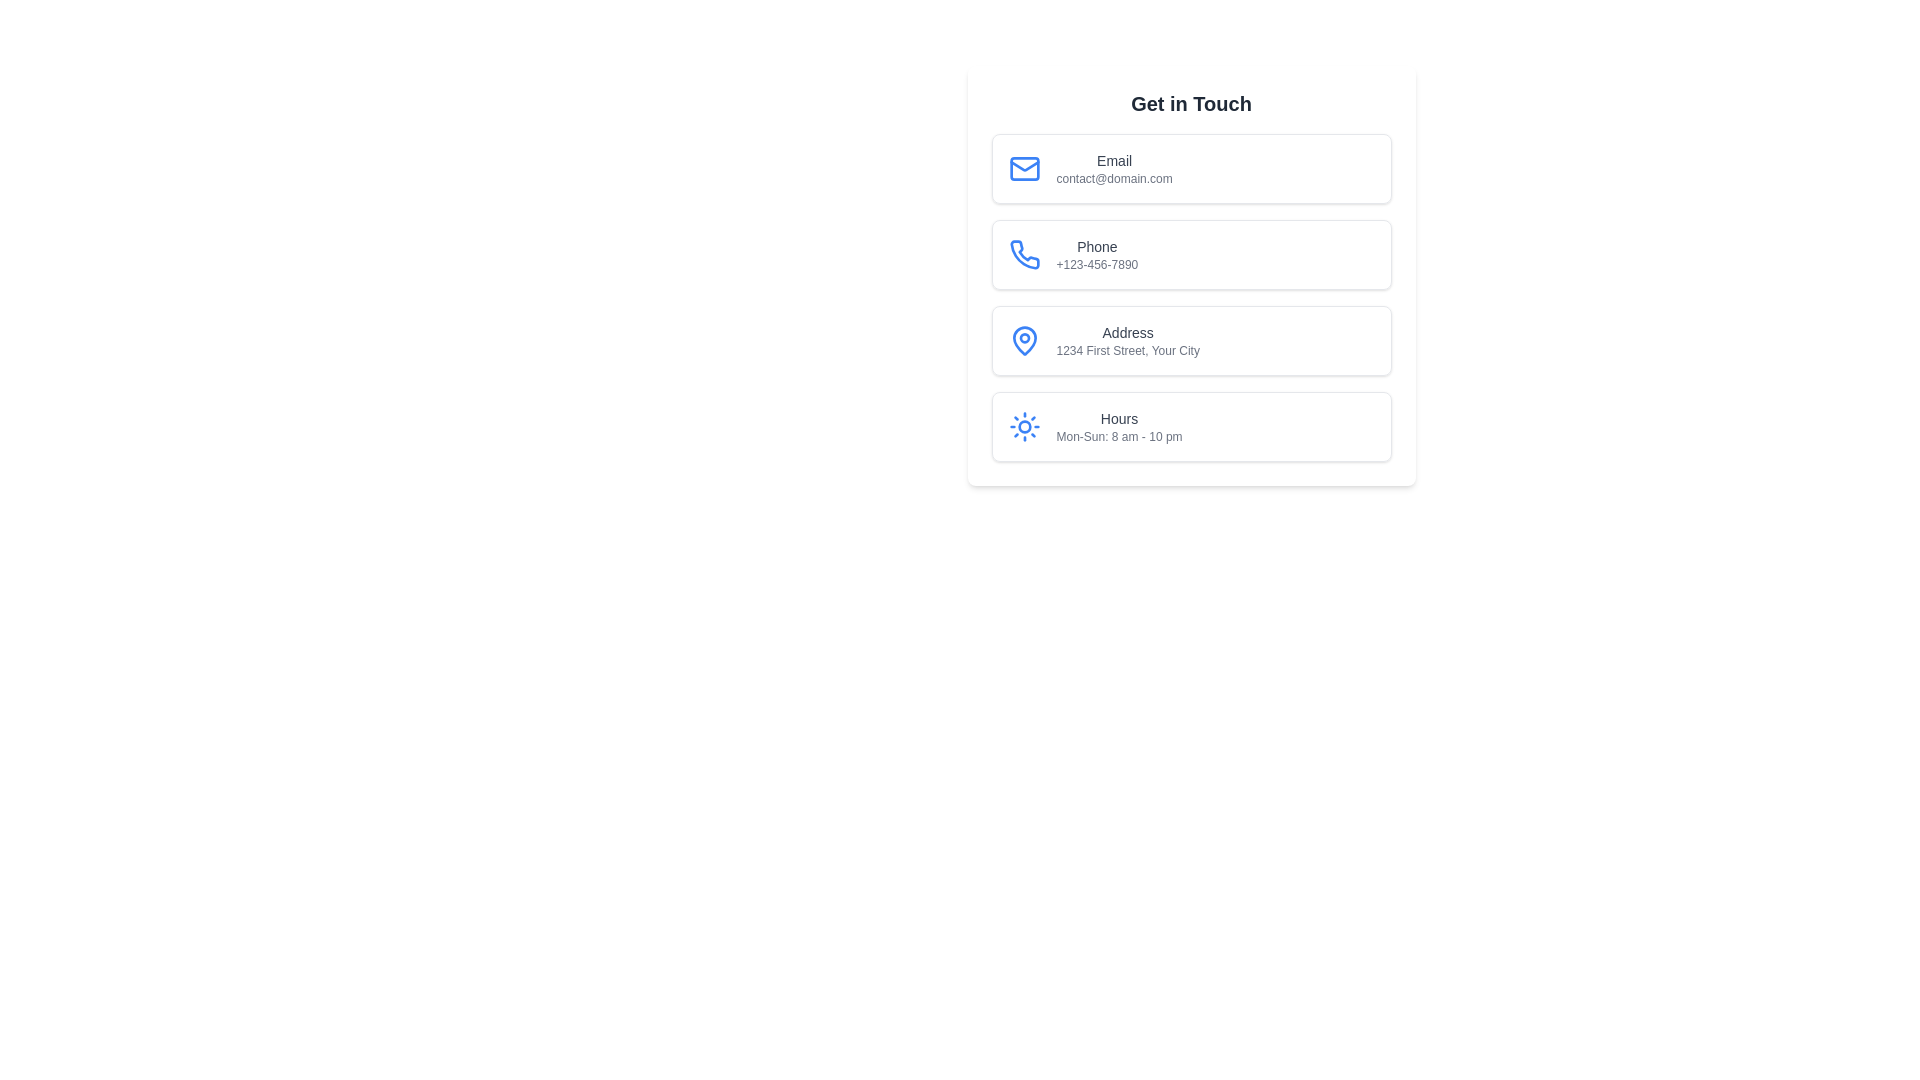 The height and width of the screenshot is (1080, 1920). I want to click on the text label that identifies the address information, located above the address '1234 First Street, Your City', and below the location pin icon, so click(1128, 331).